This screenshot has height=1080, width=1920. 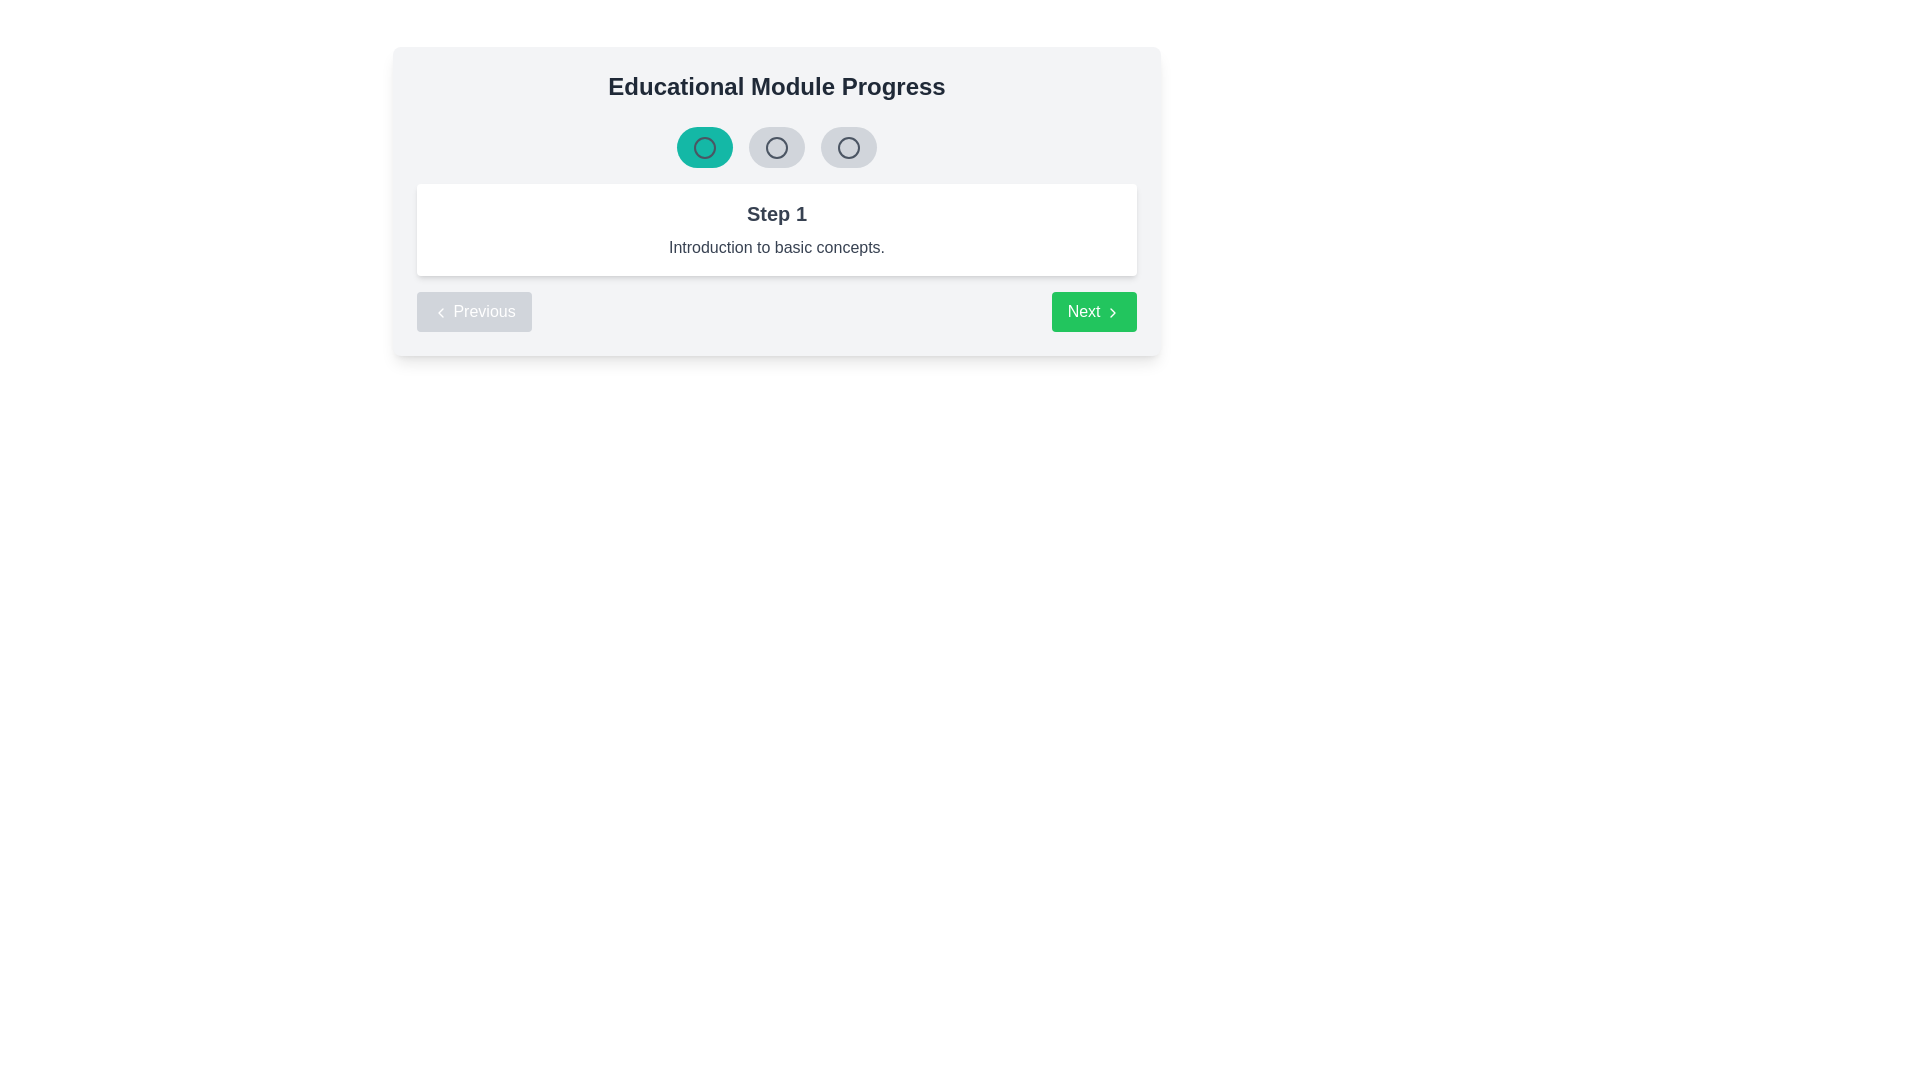 I want to click on the visual state of the first step in the multi-step progress tracker, which is actively indicating progress, so click(x=705, y=145).